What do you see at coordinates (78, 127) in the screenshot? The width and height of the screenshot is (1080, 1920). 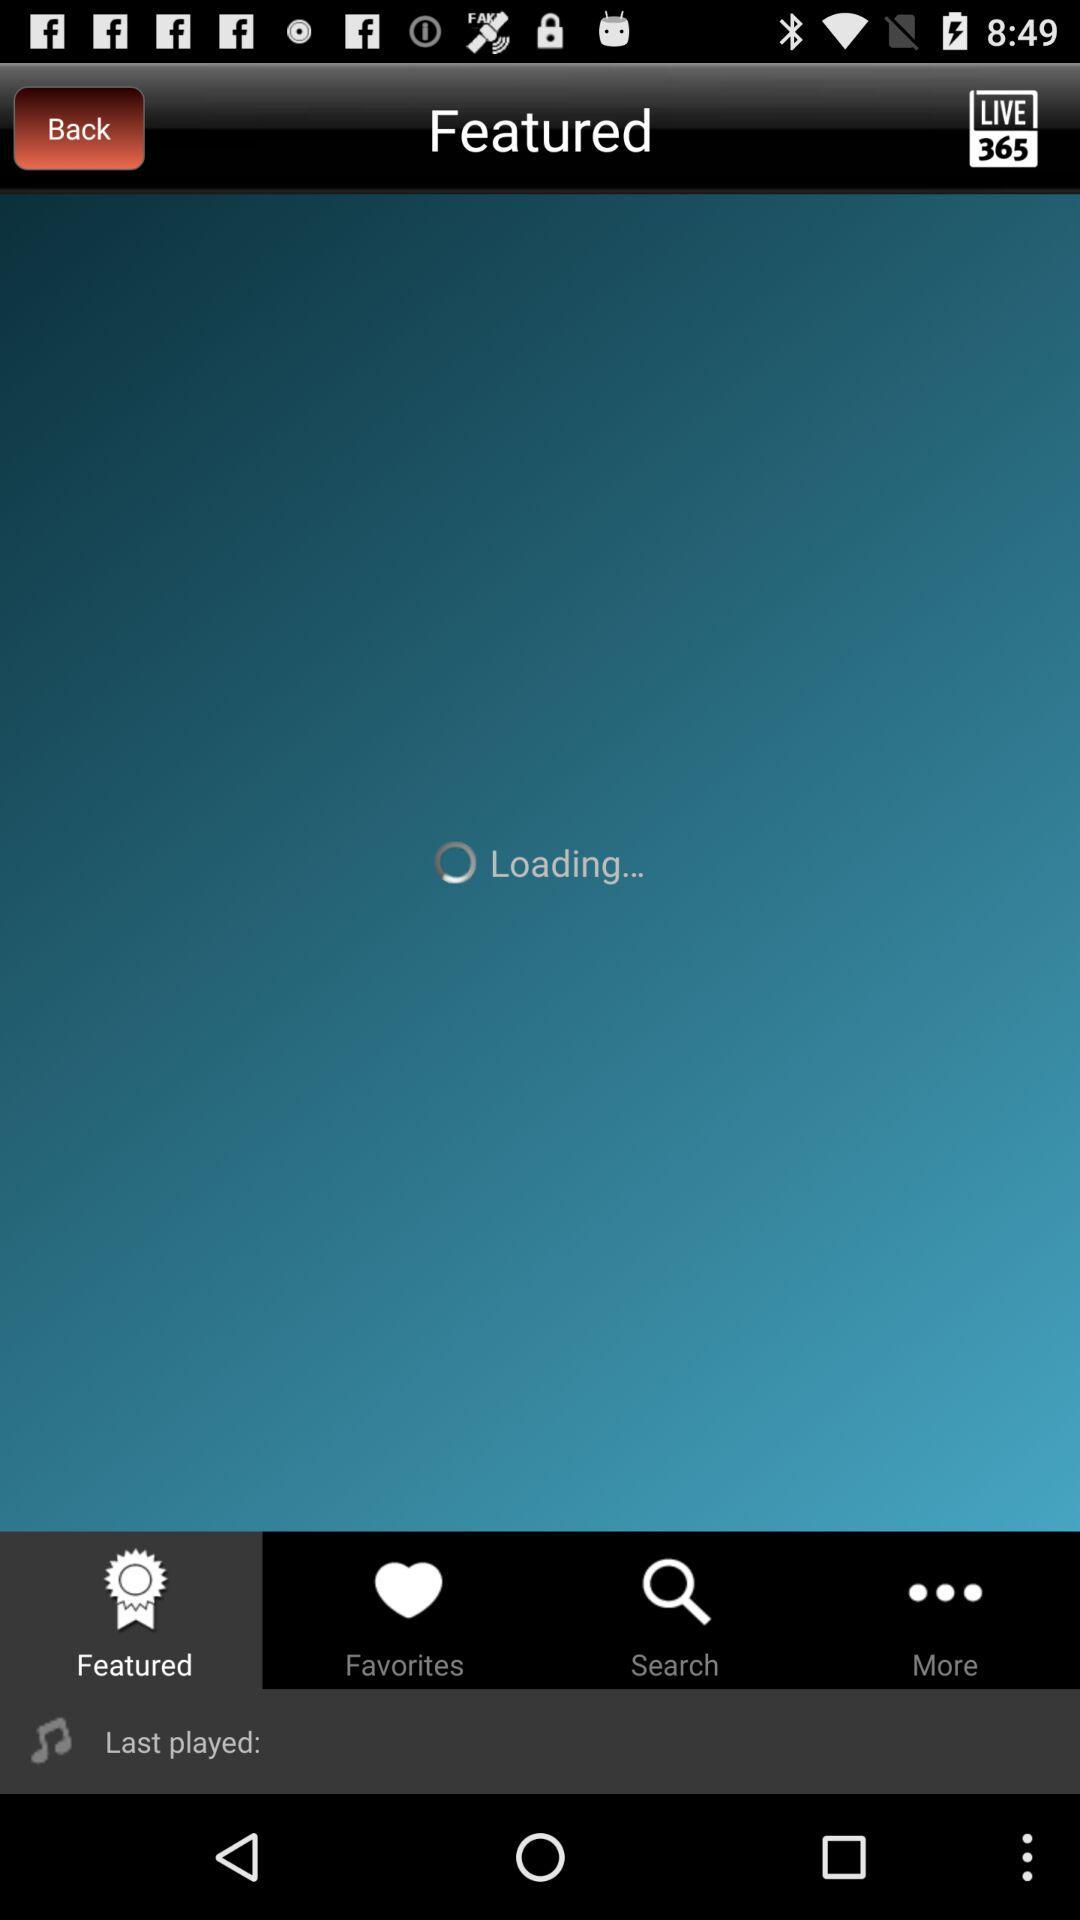 I see `the item to the left of the featured` at bounding box center [78, 127].